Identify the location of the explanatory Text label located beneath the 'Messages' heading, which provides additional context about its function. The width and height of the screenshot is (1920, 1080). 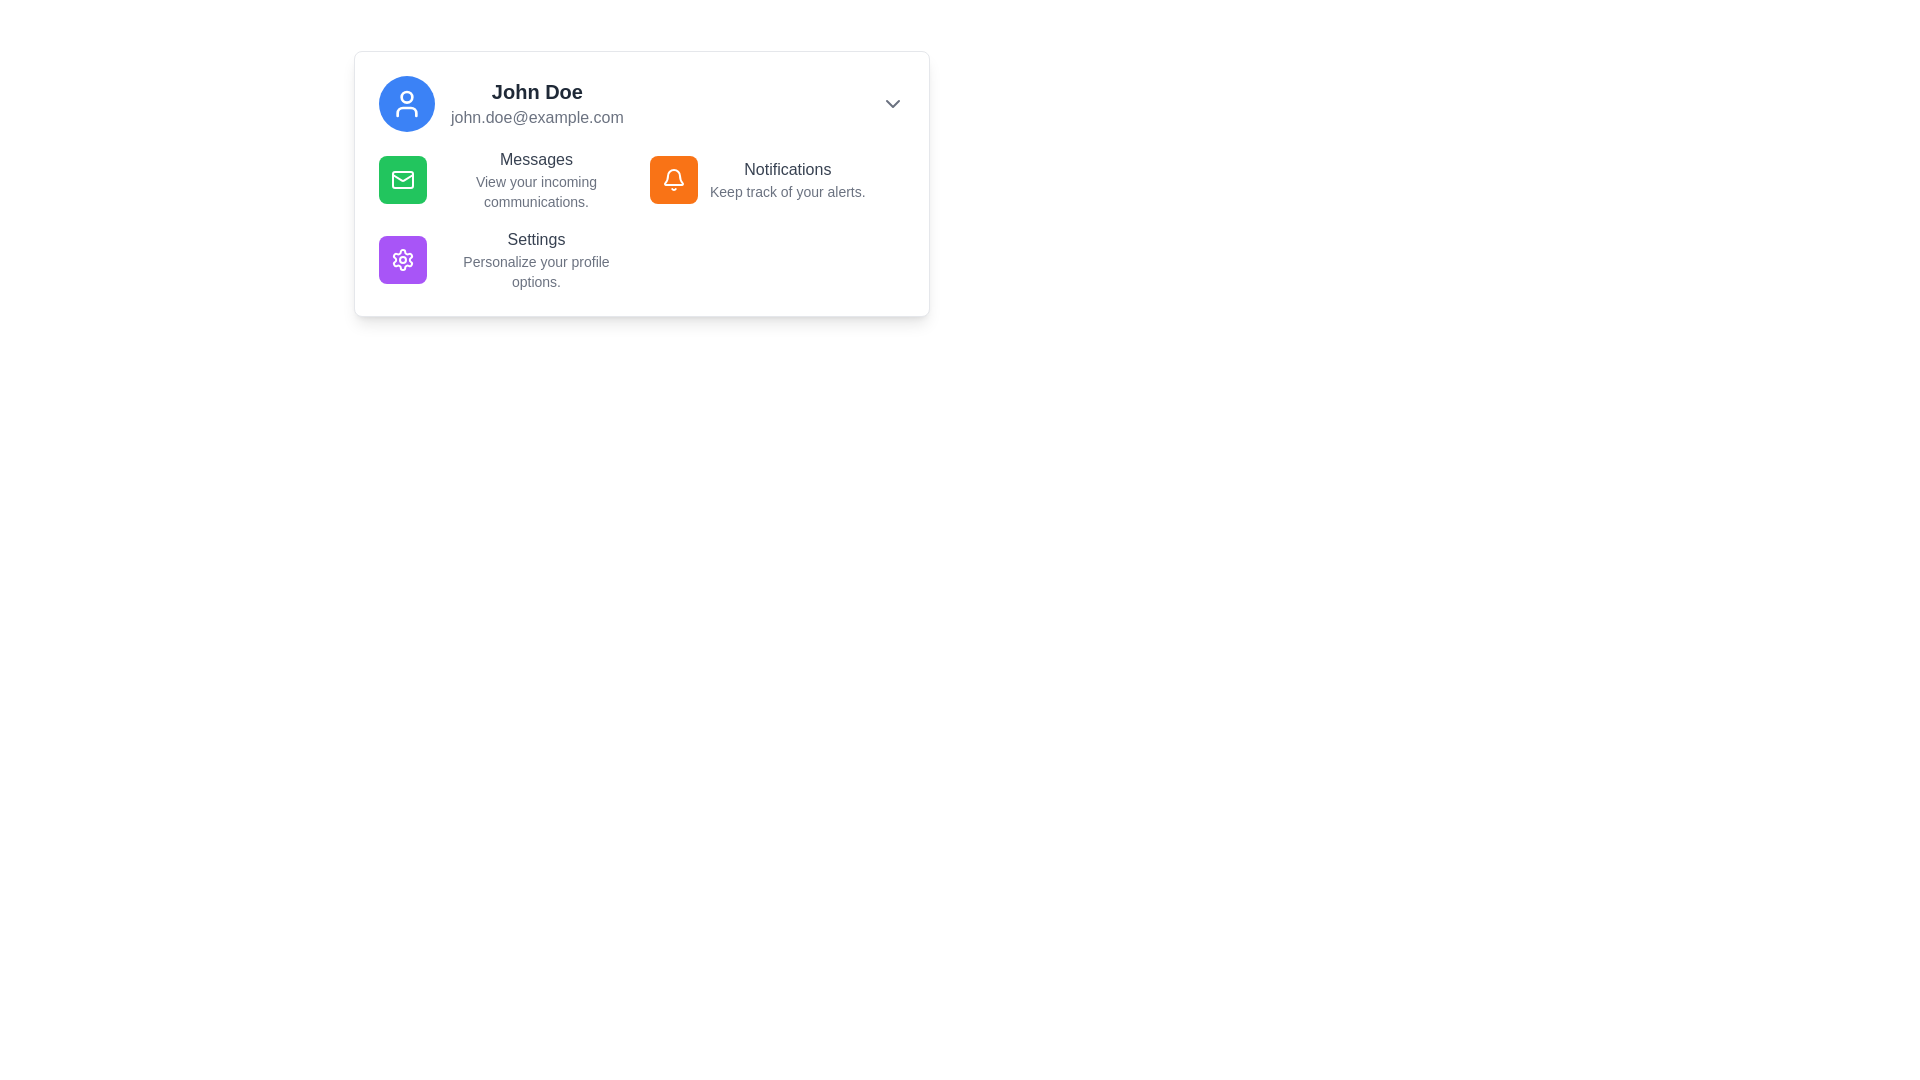
(536, 192).